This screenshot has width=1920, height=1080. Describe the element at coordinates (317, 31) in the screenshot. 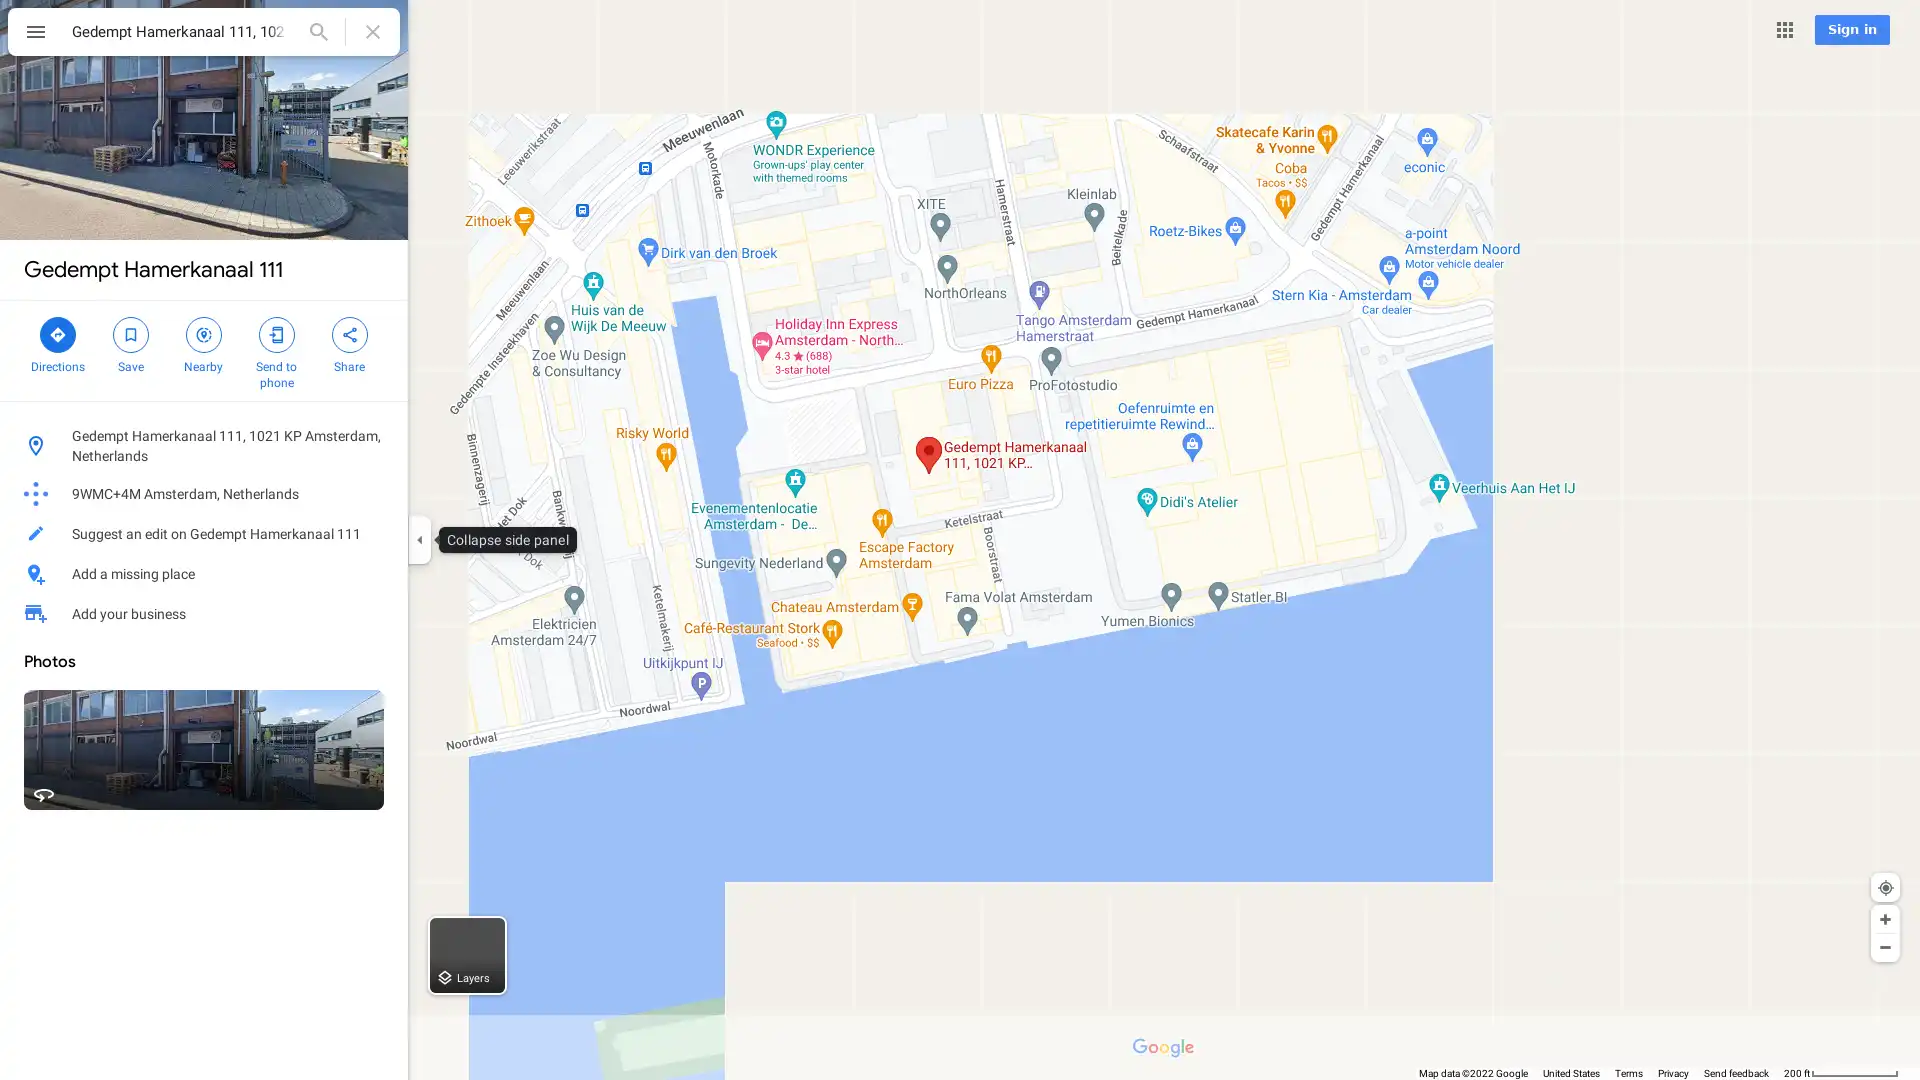

I see `Search` at that location.